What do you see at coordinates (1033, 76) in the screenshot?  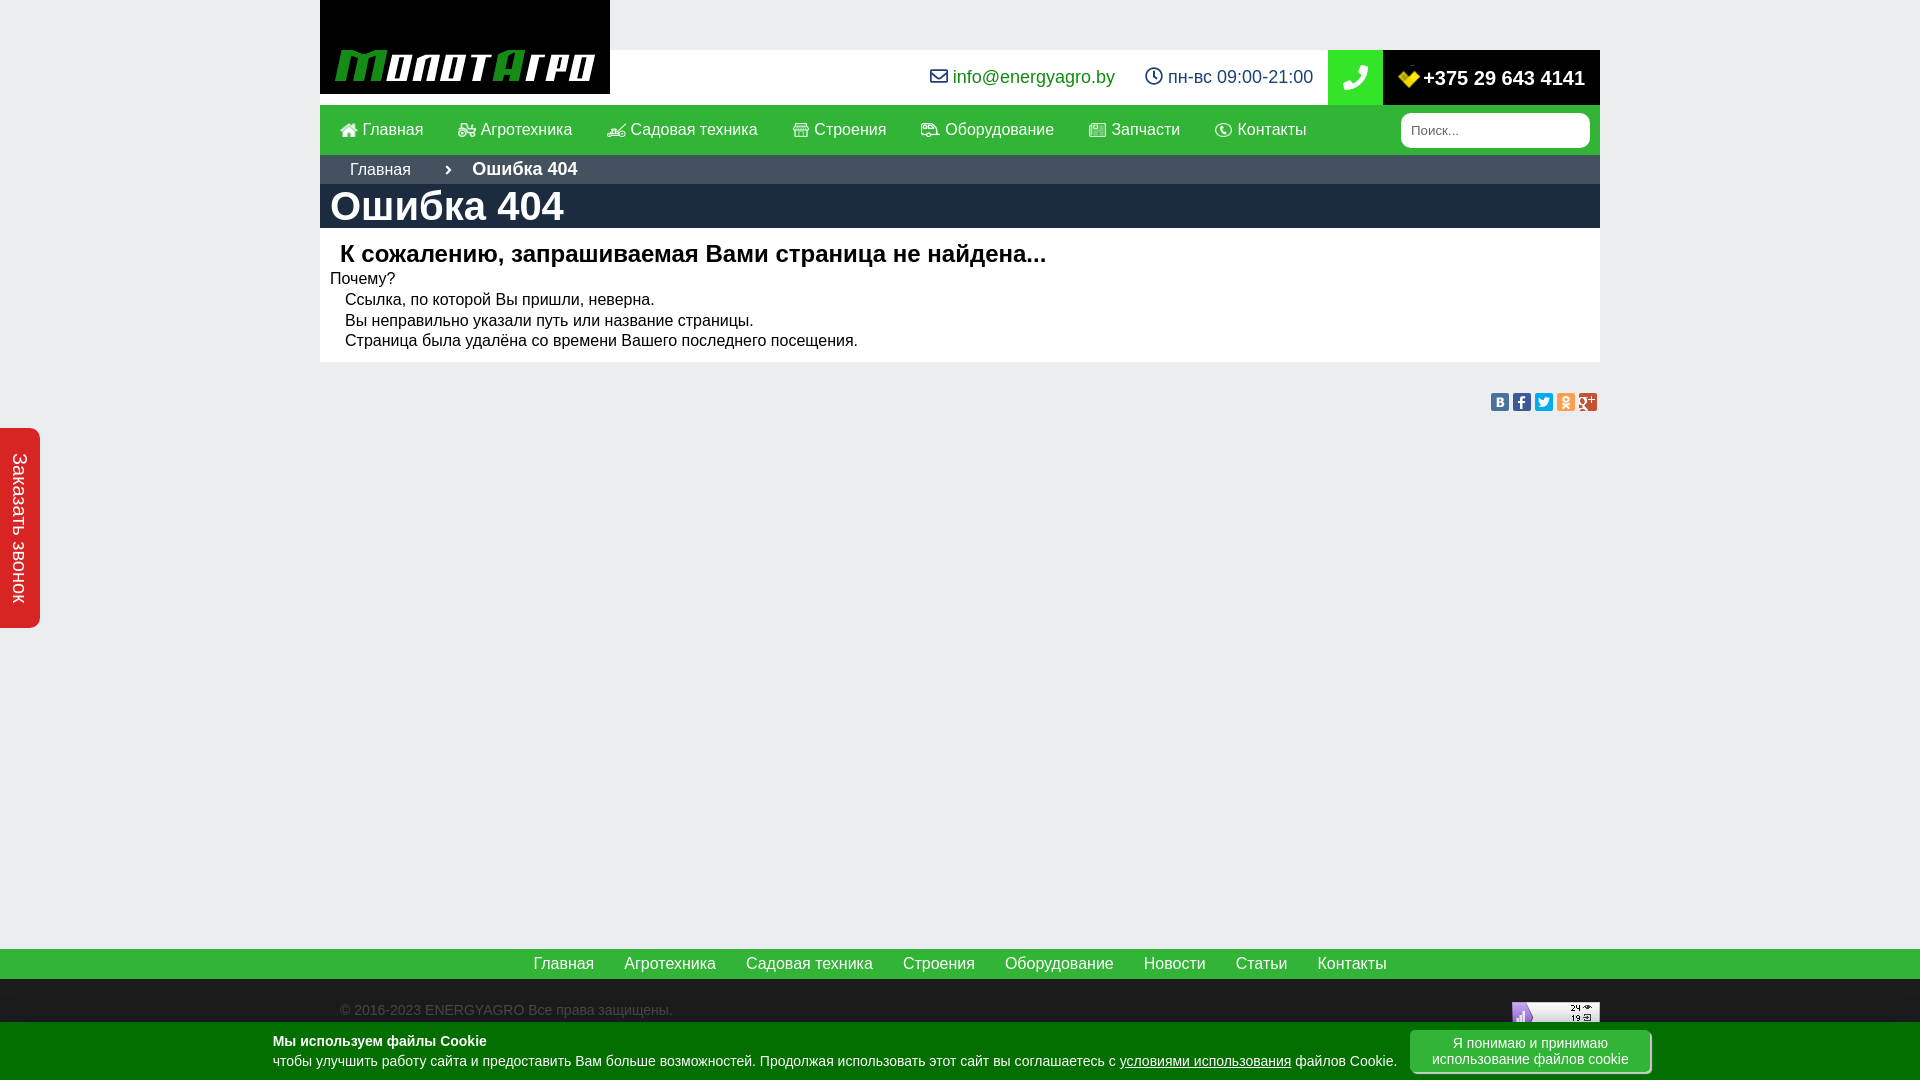 I see `'info@energyagro.by'` at bounding box center [1033, 76].